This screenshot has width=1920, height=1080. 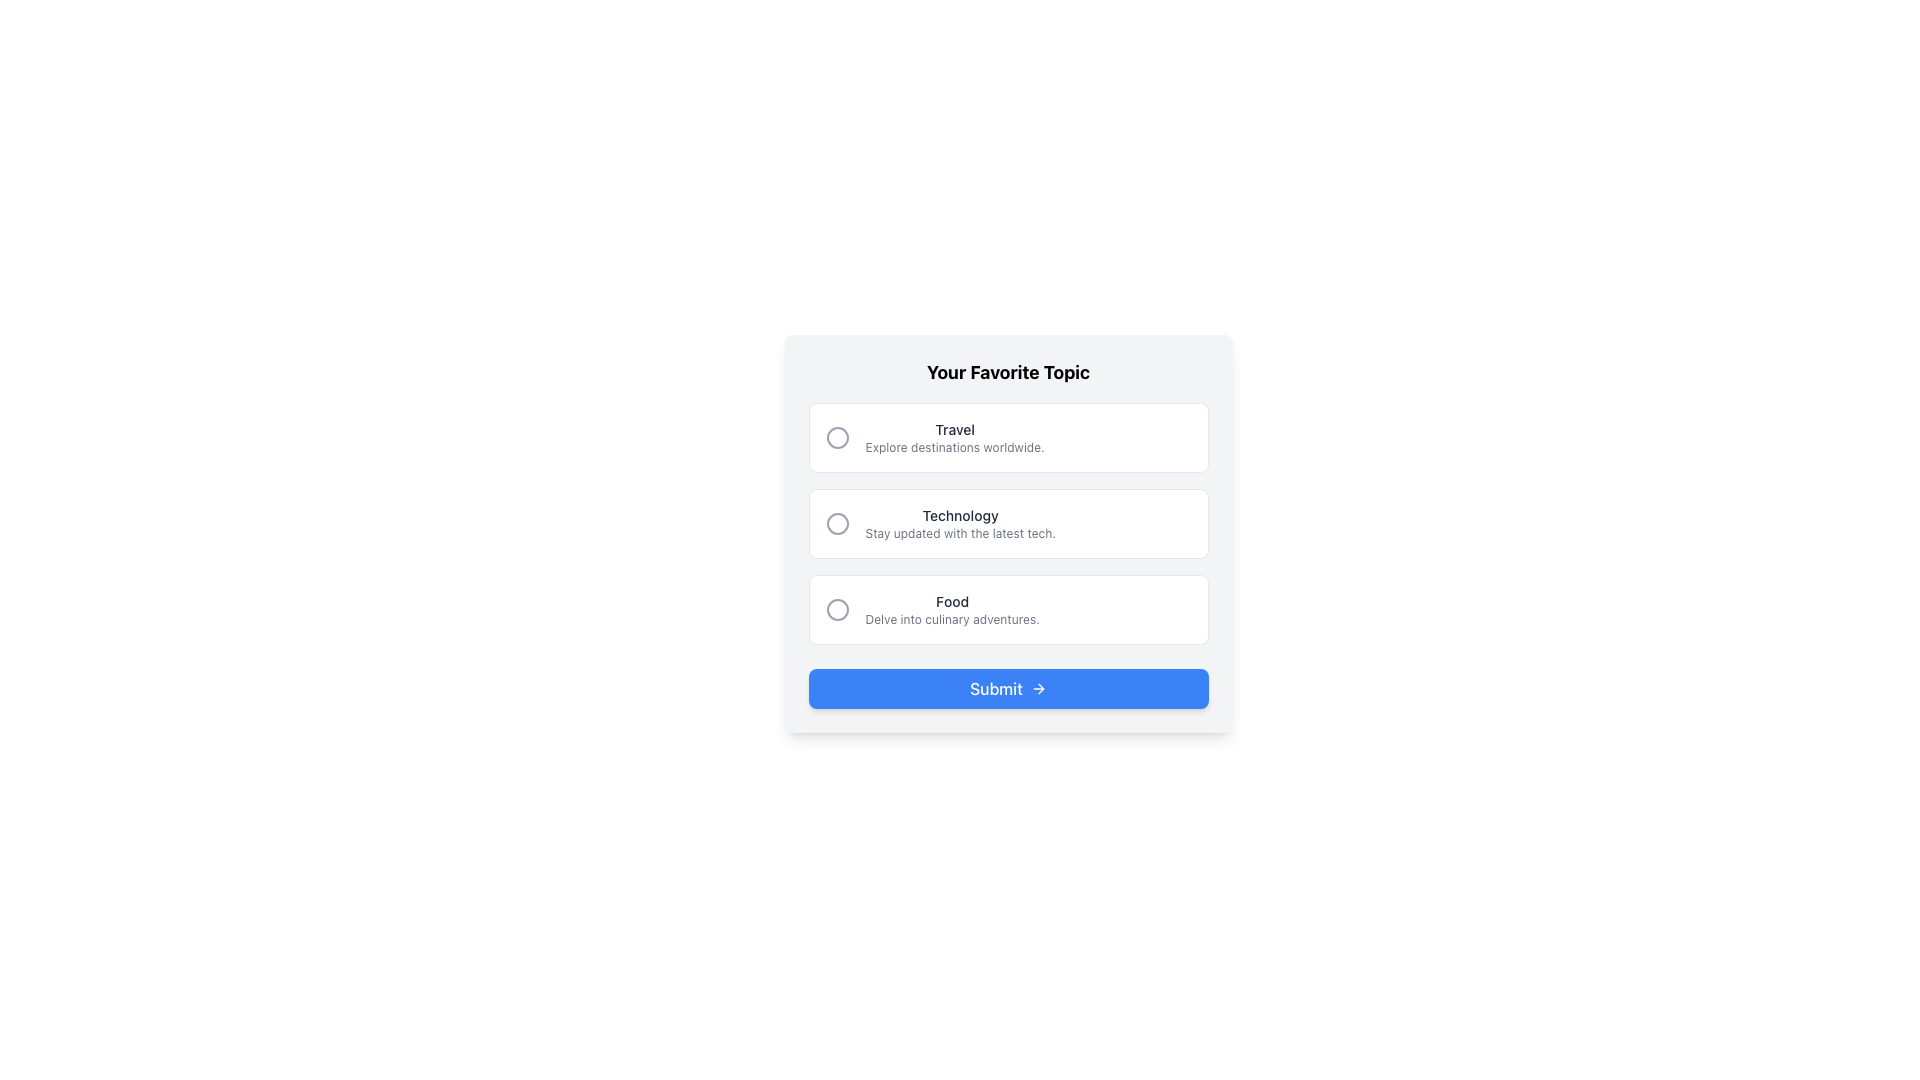 What do you see at coordinates (837, 523) in the screenshot?
I see `the circular outline radio button associated with the 'Technology' topic in the list under 'Your Favorite Topic'` at bounding box center [837, 523].